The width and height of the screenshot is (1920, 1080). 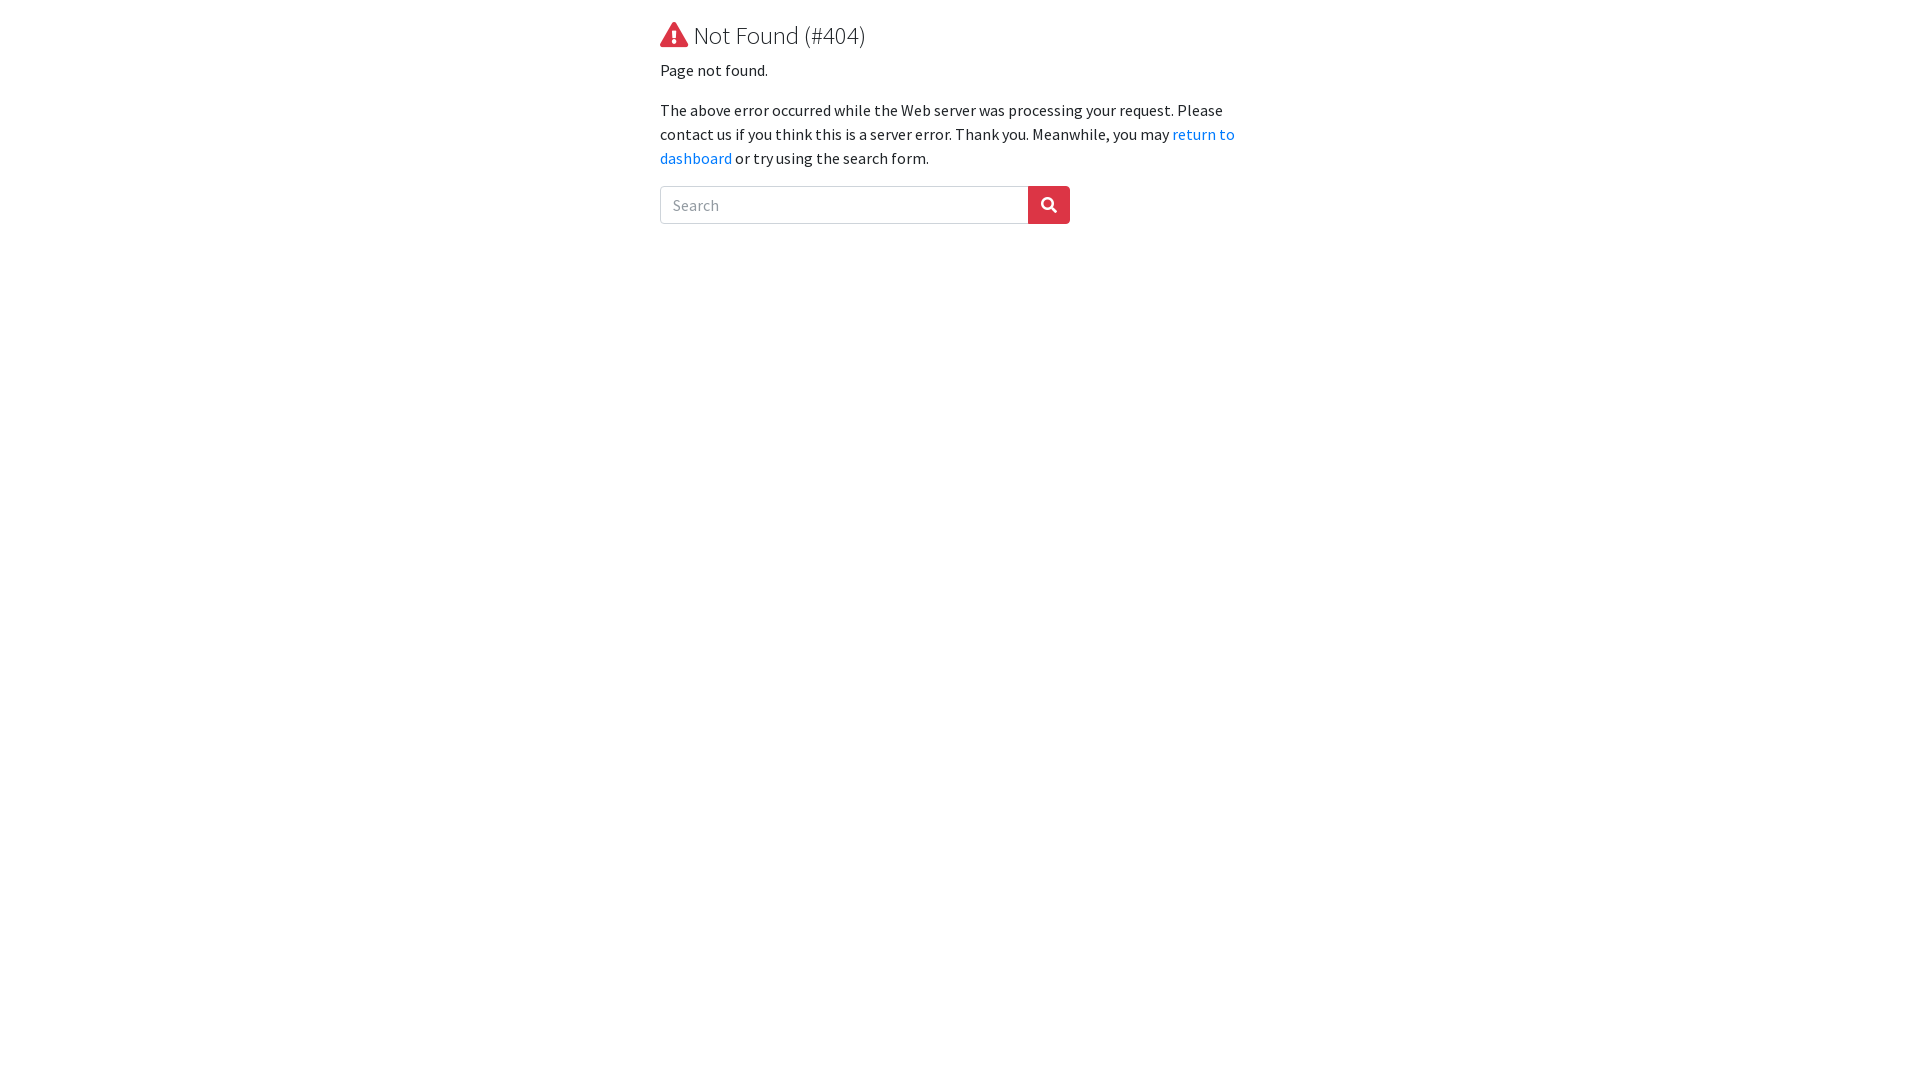 What do you see at coordinates (946, 145) in the screenshot?
I see `'return to dashboard'` at bounding box center [946, 145].